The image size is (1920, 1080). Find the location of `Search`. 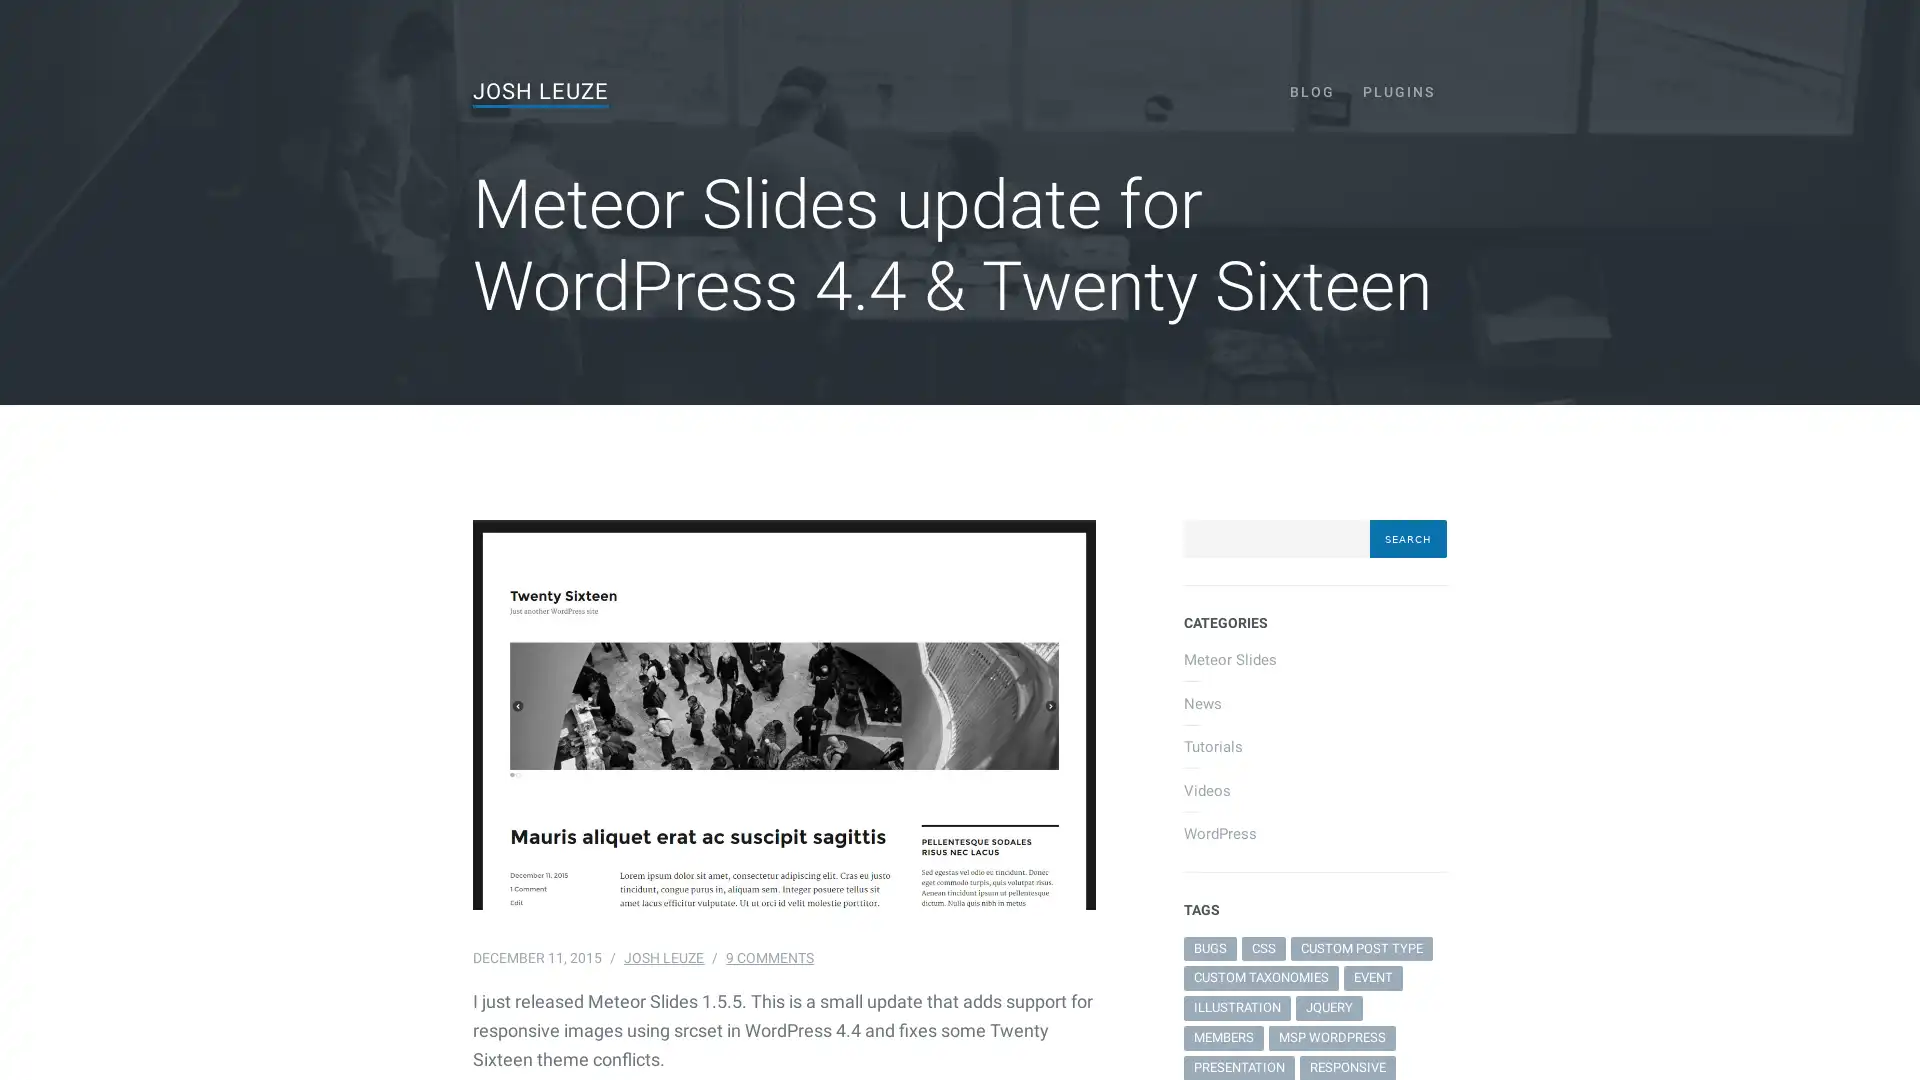

Search is located at coordinates (1406, 538).